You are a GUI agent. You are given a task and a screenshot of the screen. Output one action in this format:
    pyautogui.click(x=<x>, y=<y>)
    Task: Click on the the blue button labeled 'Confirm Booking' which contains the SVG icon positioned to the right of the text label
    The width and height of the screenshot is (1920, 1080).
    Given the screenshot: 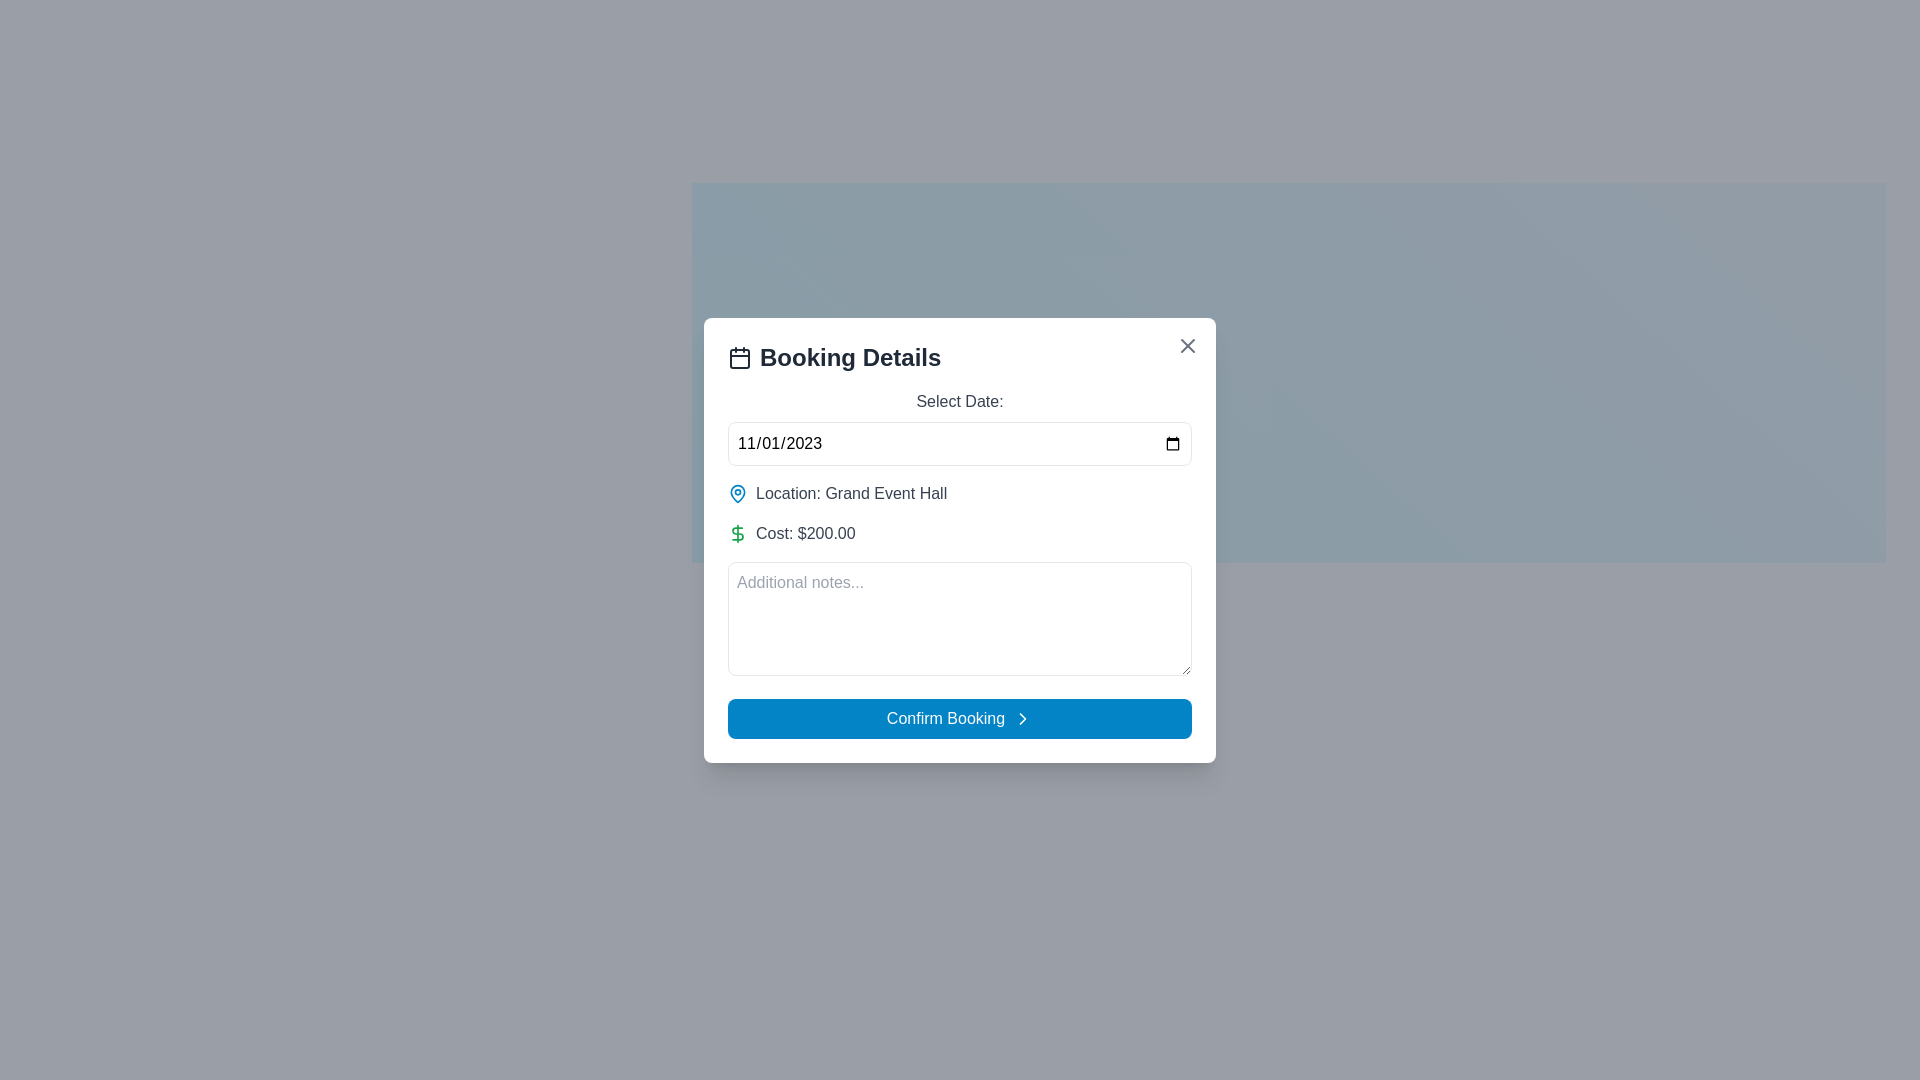 What is the action you would take?
    pyautogui.click(x=1023, y=717)
    